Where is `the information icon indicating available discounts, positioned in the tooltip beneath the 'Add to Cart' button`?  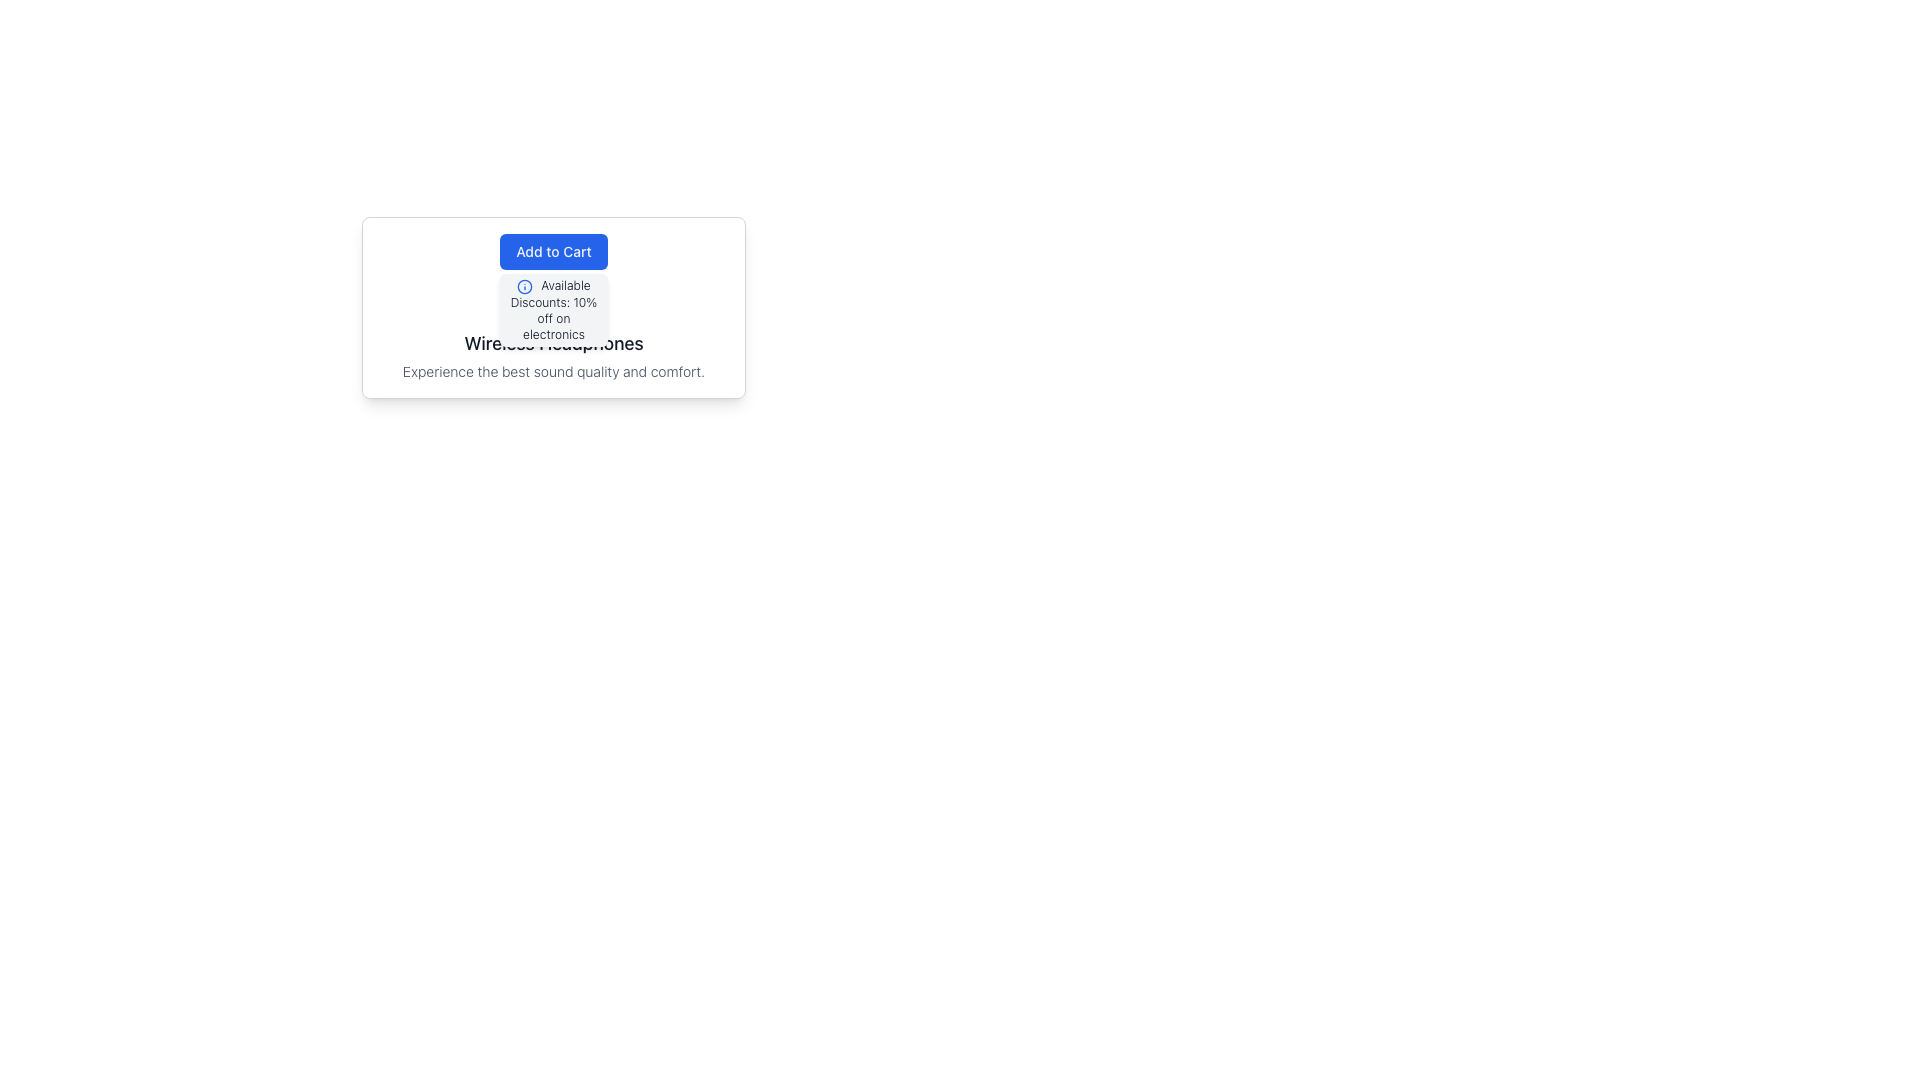 the information icon indicating available discounts, positioned in the tooltip beneath the 'Add to Cart' button is located at coordinates (525, 286).